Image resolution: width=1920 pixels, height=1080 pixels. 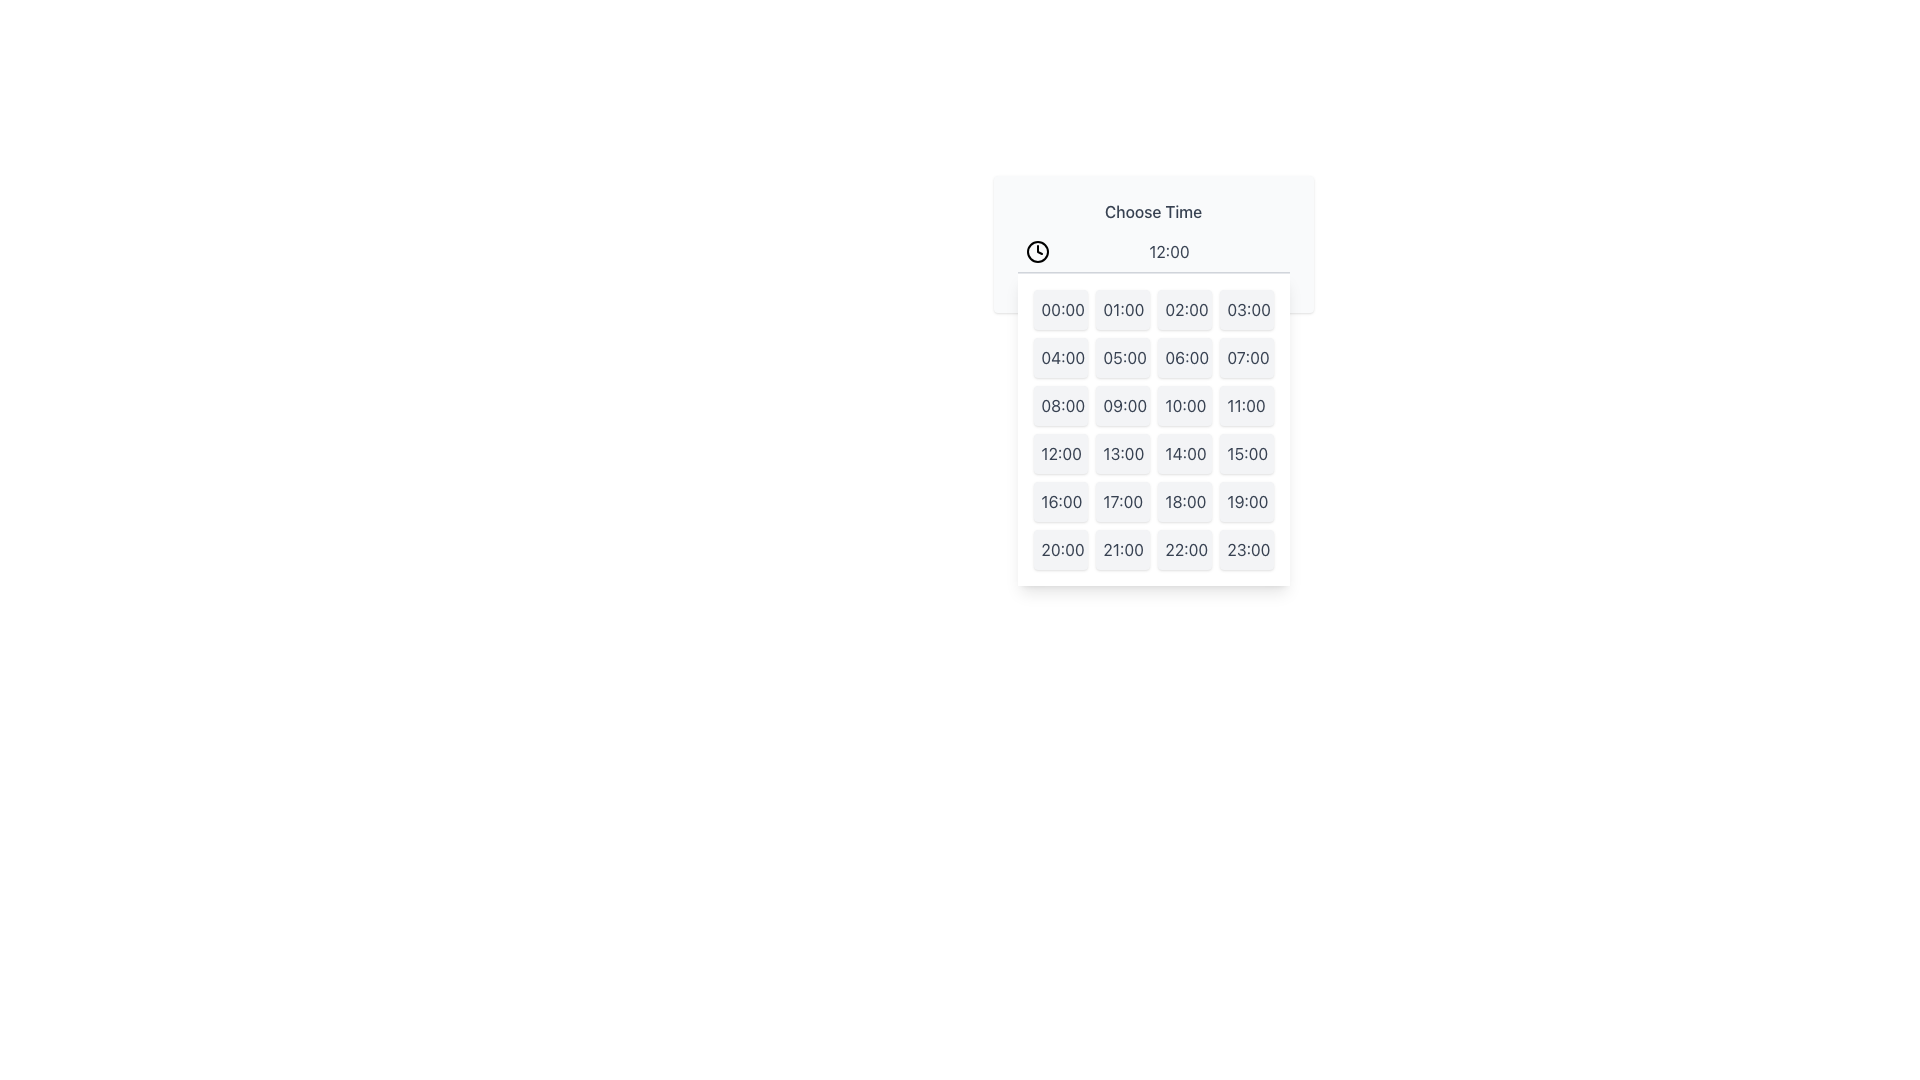 I want to click on the currently displayed time text in the time picker for further interaction, located under the 'Choose Time' label and aligned with the clock icon, so click(x=1153, y=243).